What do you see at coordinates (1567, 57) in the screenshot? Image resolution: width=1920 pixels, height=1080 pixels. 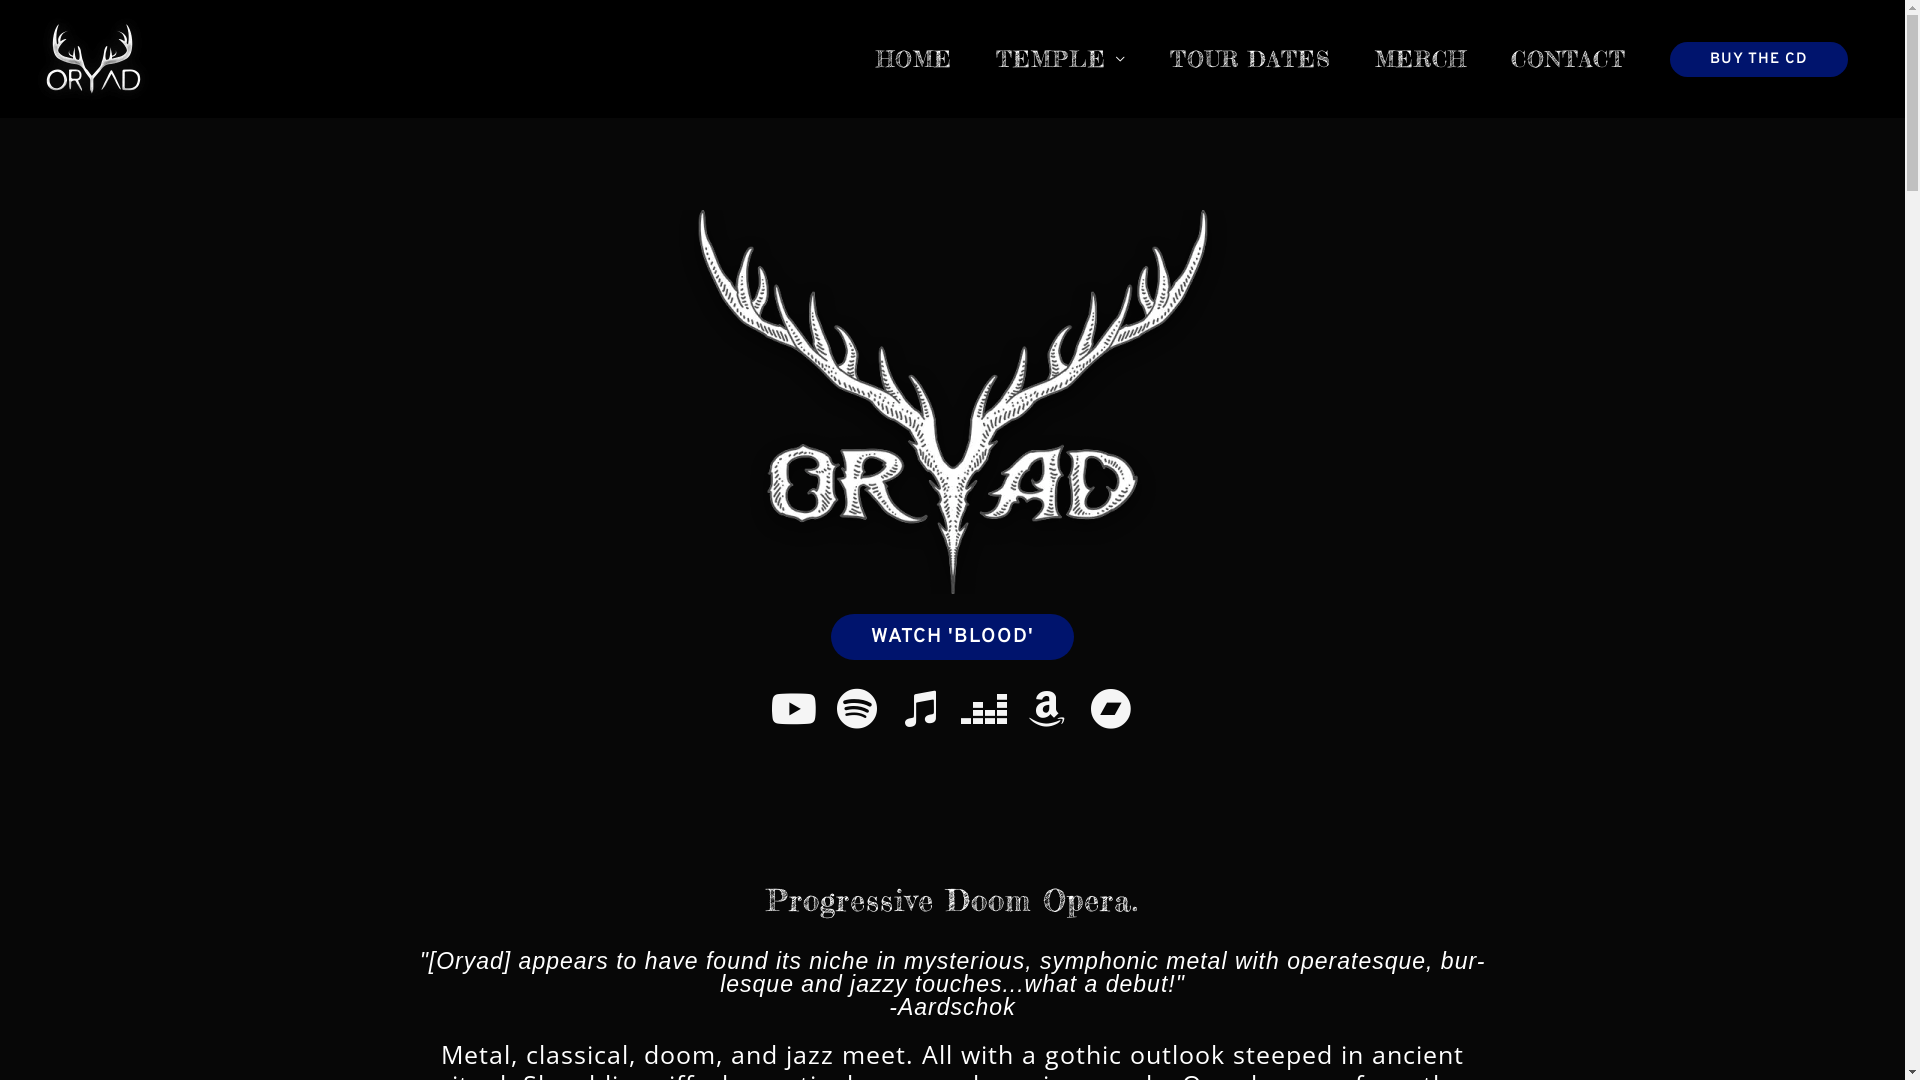 I see `'CONTACT'` at bounding box center [1567, 57].